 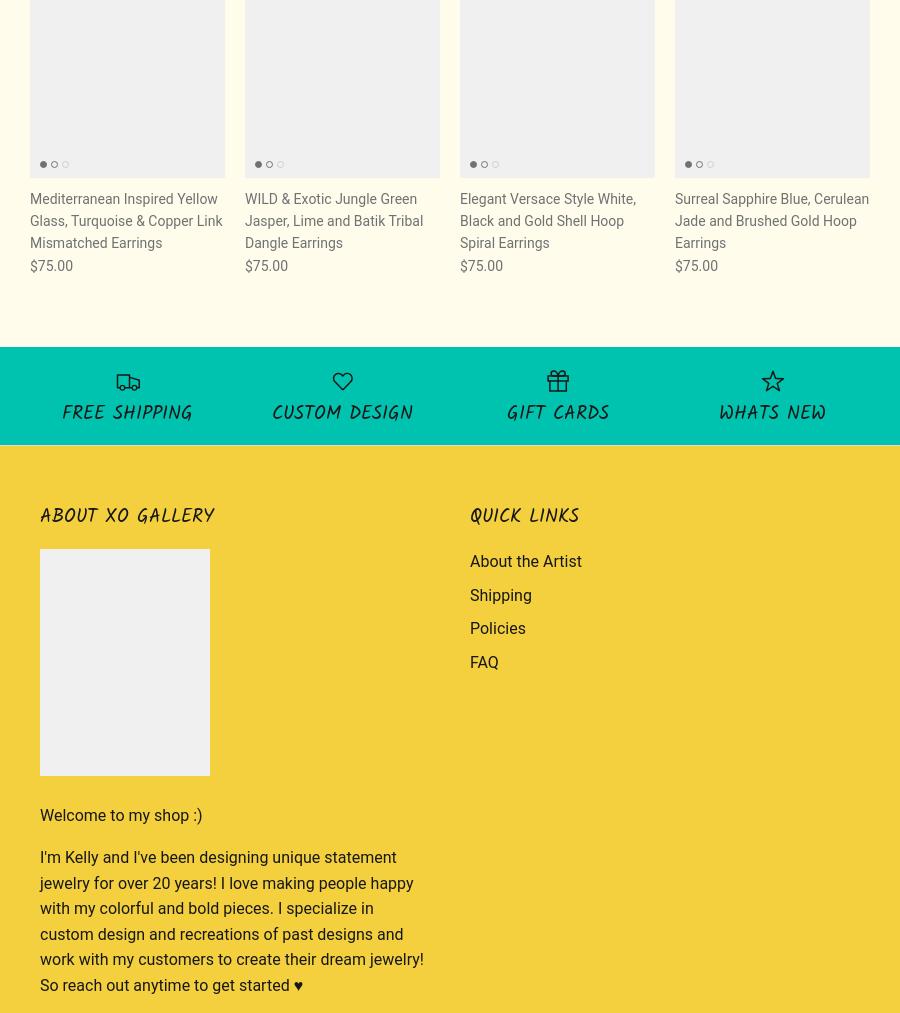 I want to click on '(ANG ƒ)', so click(x=828, y=70).